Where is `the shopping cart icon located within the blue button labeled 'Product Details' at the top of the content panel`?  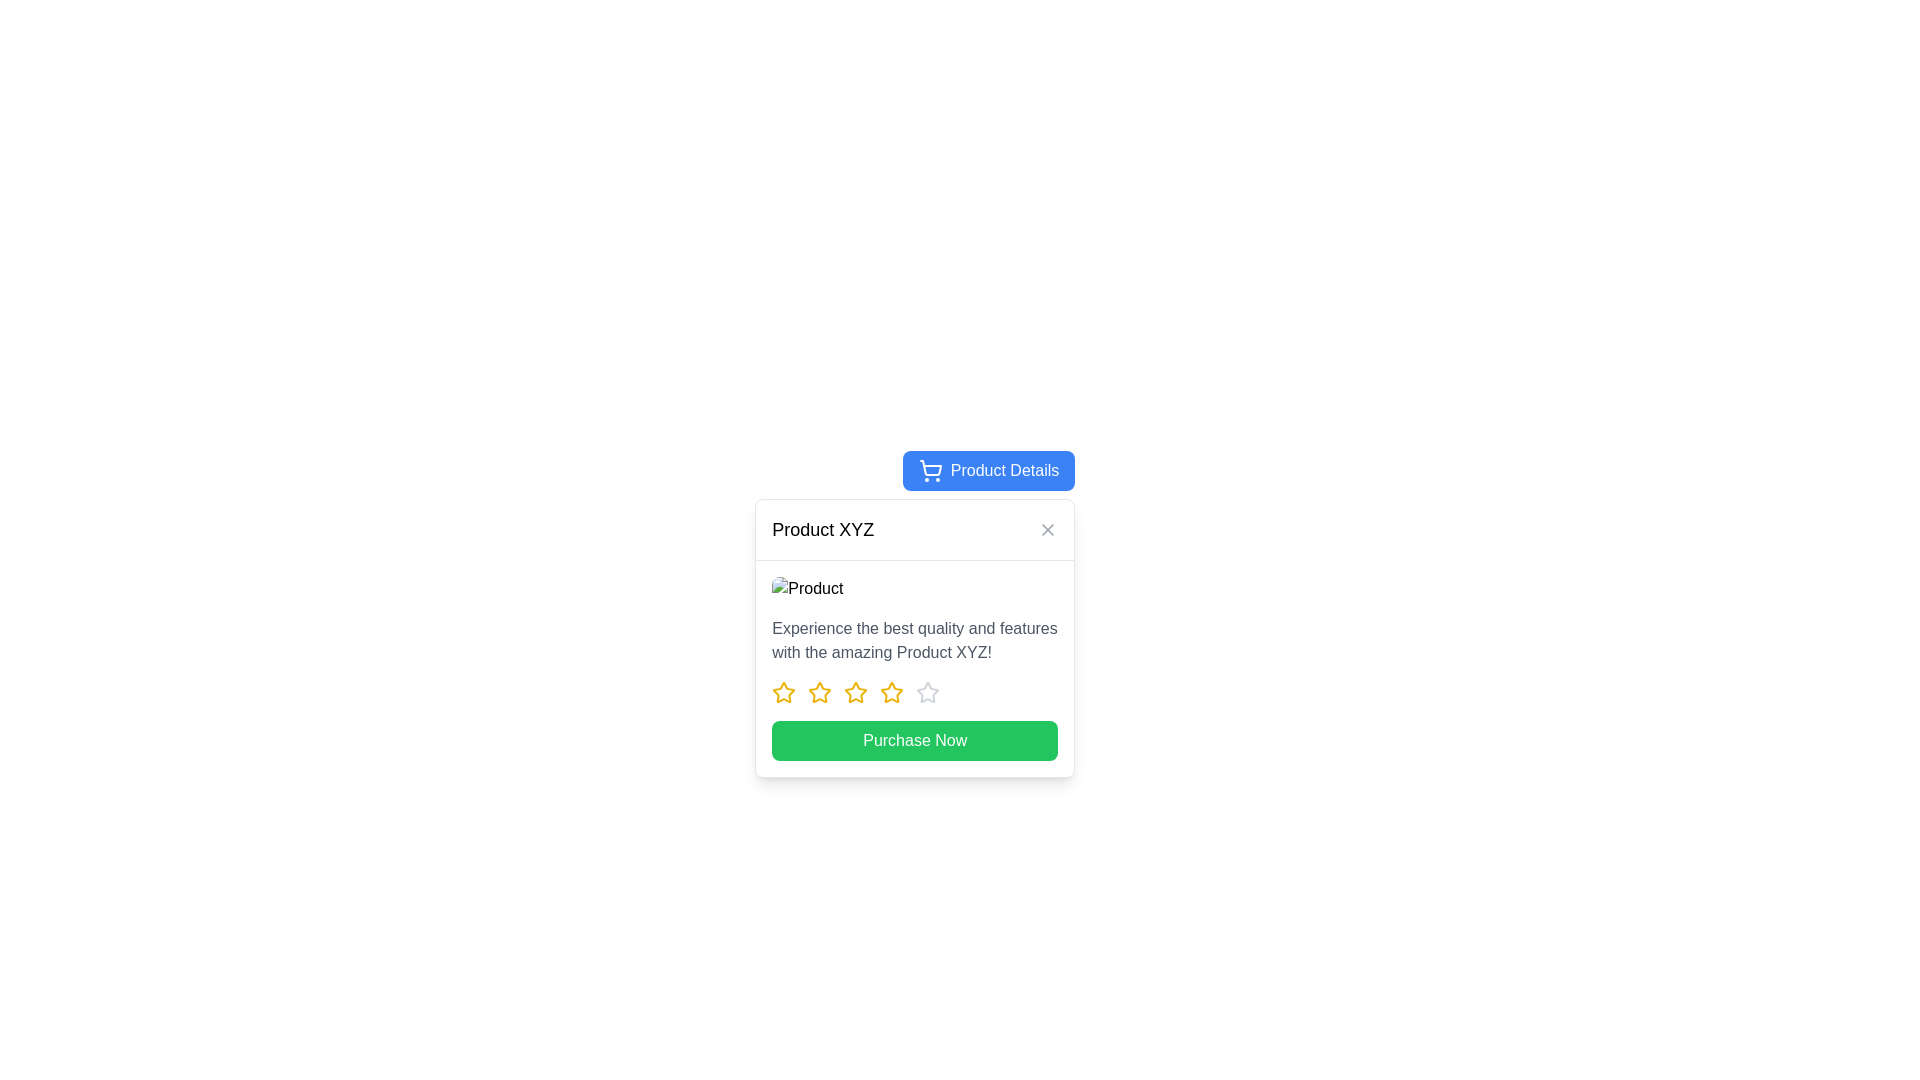
the shopping cart icon located within the blue button labeled 'Product Details' at the top of the content panel is located at coordinates (929, 470).